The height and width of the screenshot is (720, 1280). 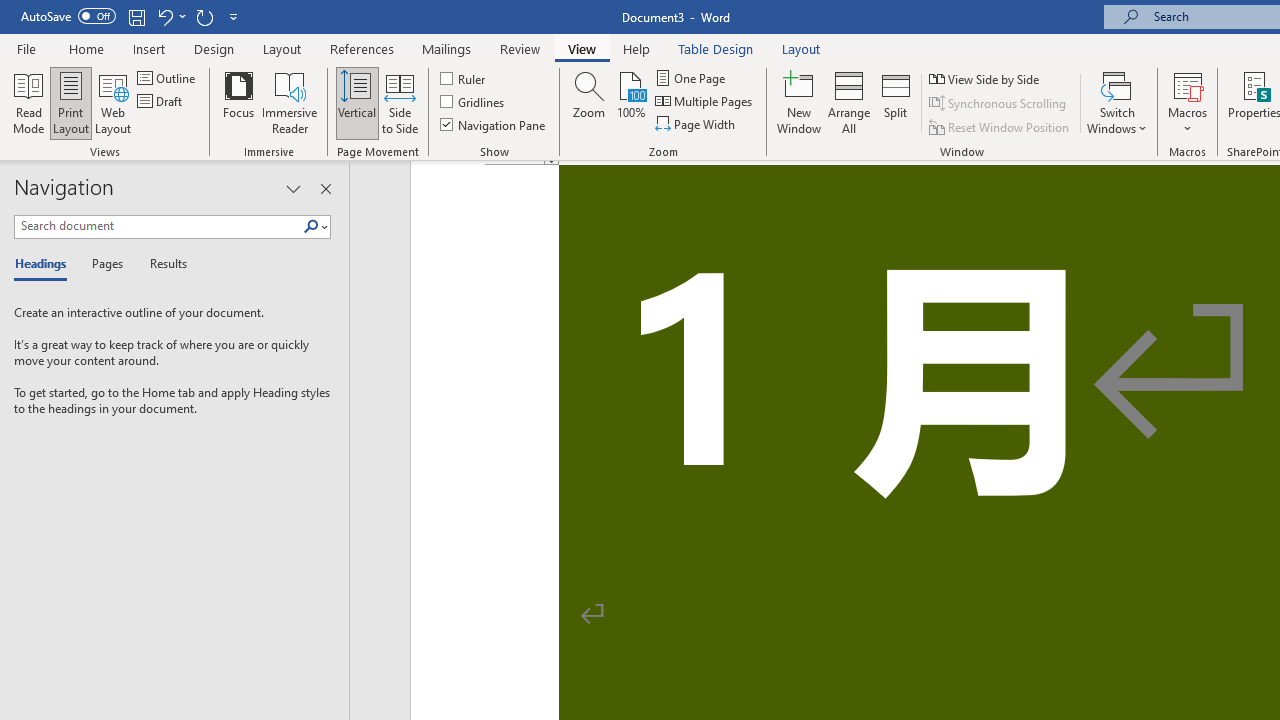 What do you see at coordinates (691, 77) in the screenshot?
I see `'One Page'` at bounding box center [691, 77].